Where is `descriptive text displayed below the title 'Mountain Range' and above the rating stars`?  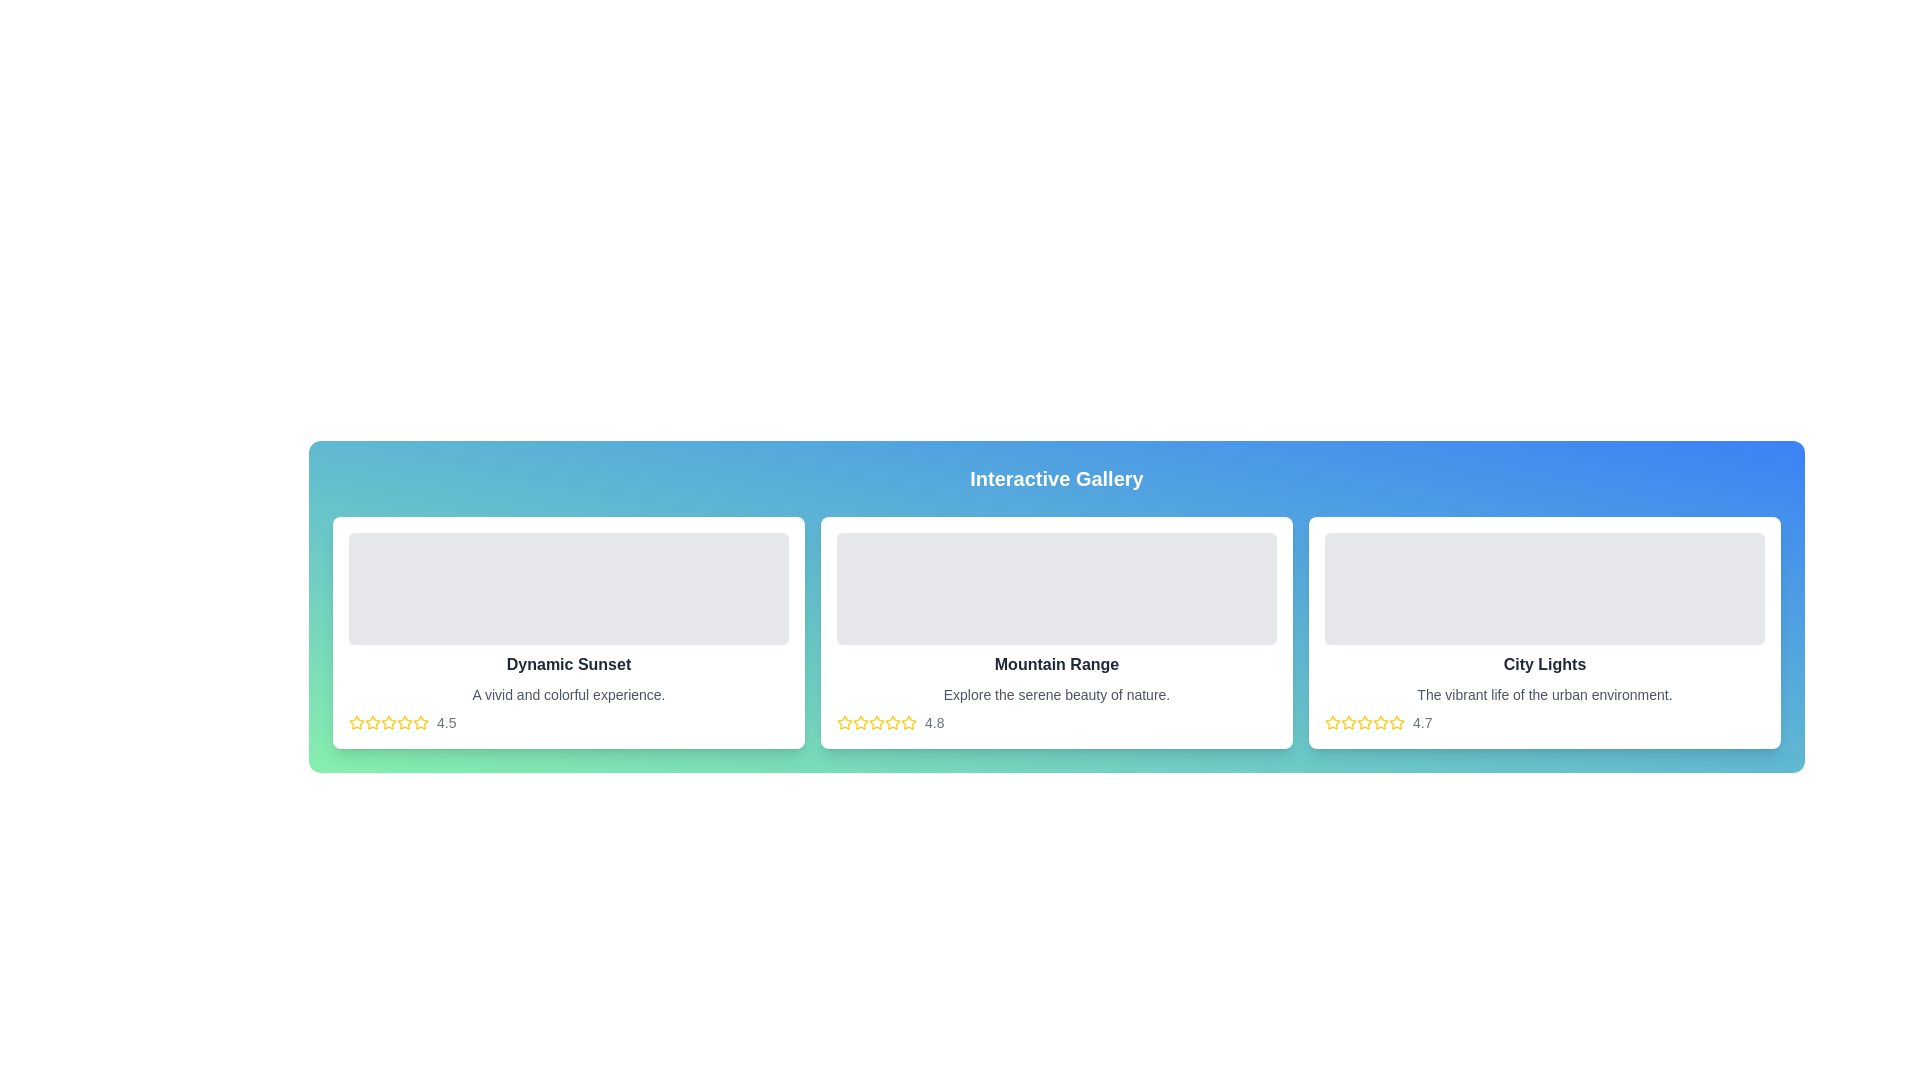
descriptive text displayed below the title 'Mountain Range' and above the rating stars is located at coordinates (1055, 693).